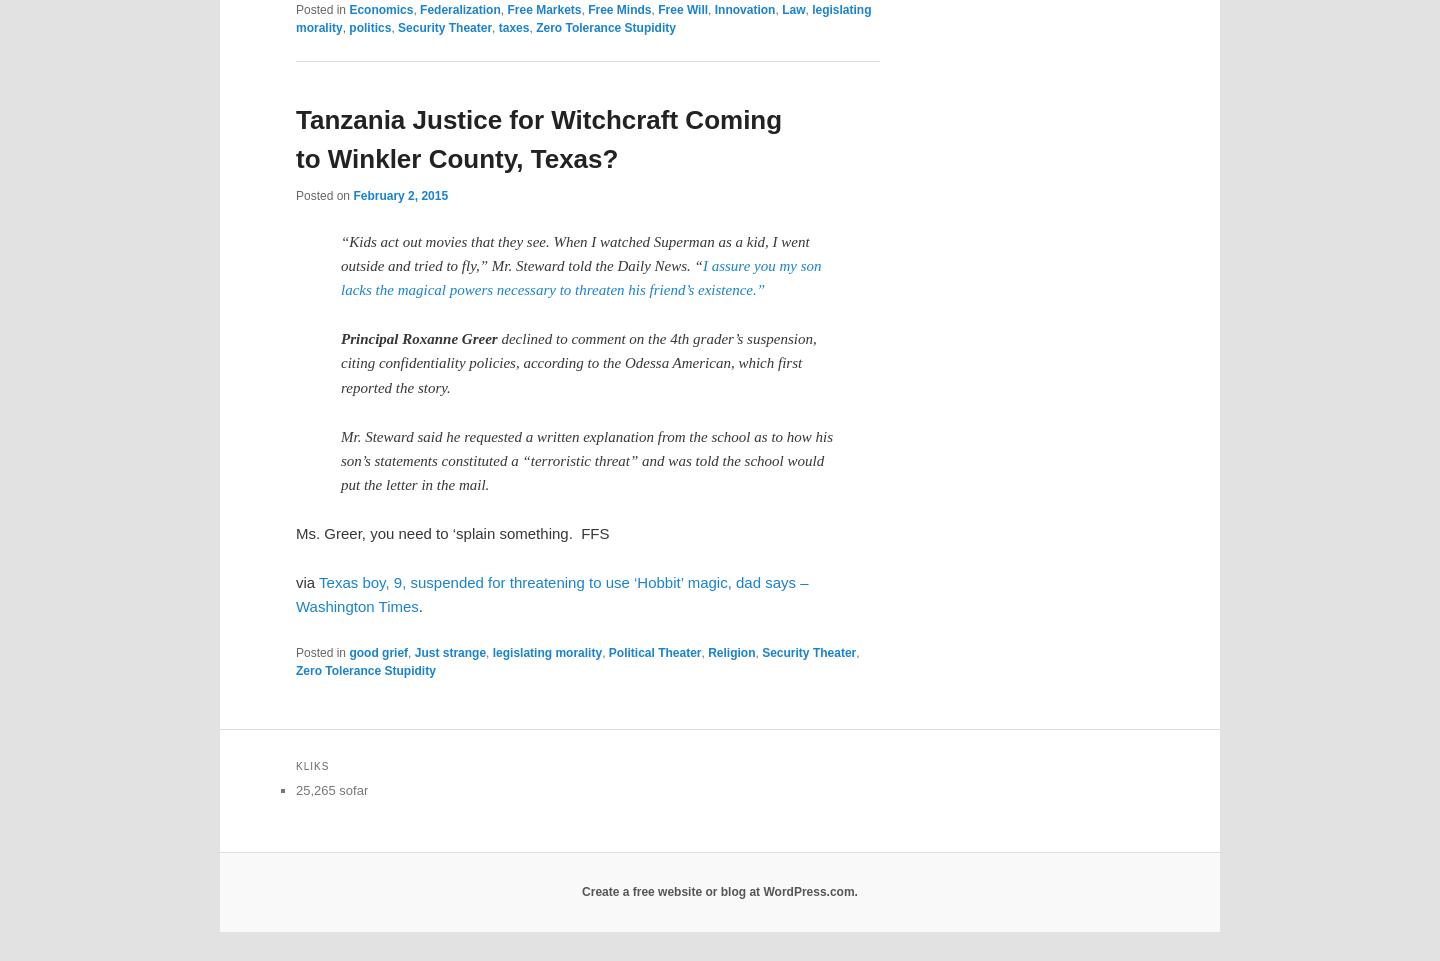 Image resolution: width=1440 pixels, height=961 pixels. I want to click on 'Texas boy, 9, suspended for threatening to use ‘Hobbit’ magic, dad says – Washington Times', so click(295, 593).